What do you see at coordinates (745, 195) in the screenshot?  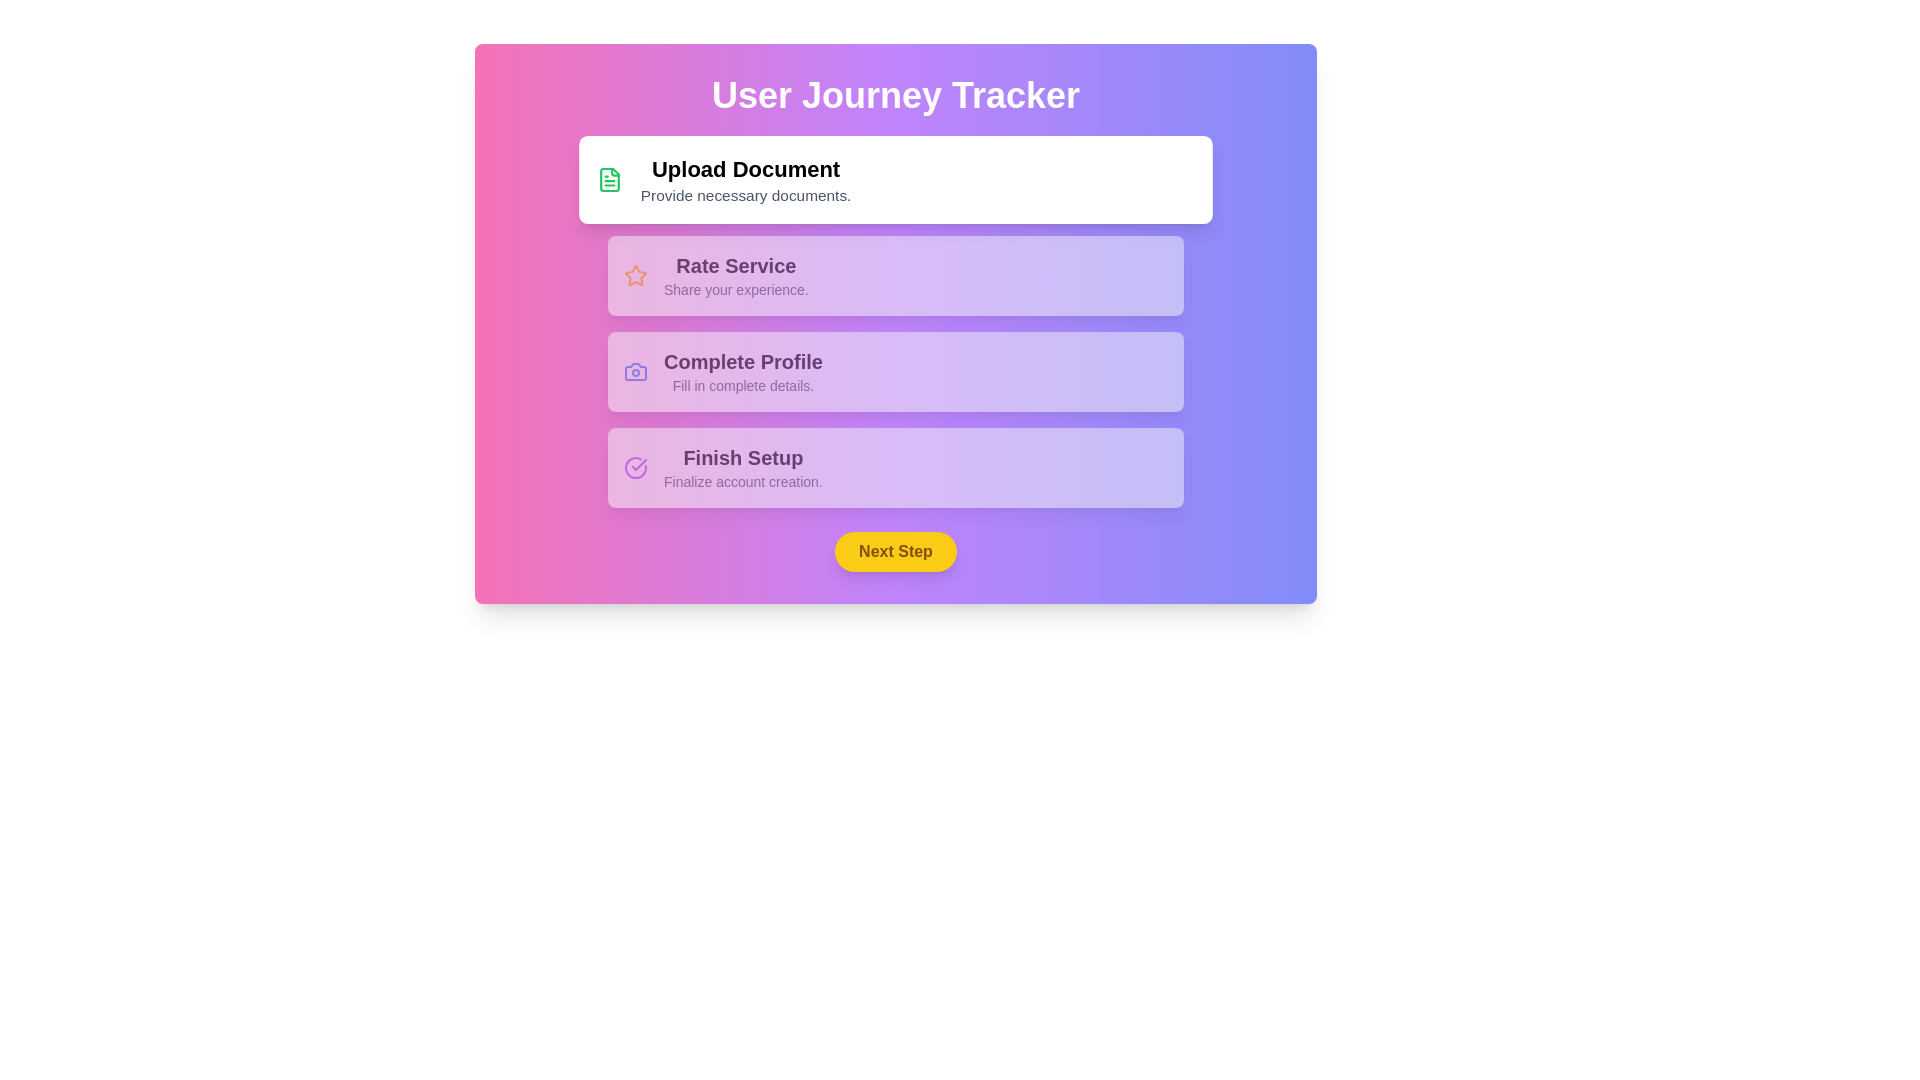 I see `the text label that reads 'Provide necessary documents.' located beneath the 'Upload Document' heading` at bounding box center [745, 195].